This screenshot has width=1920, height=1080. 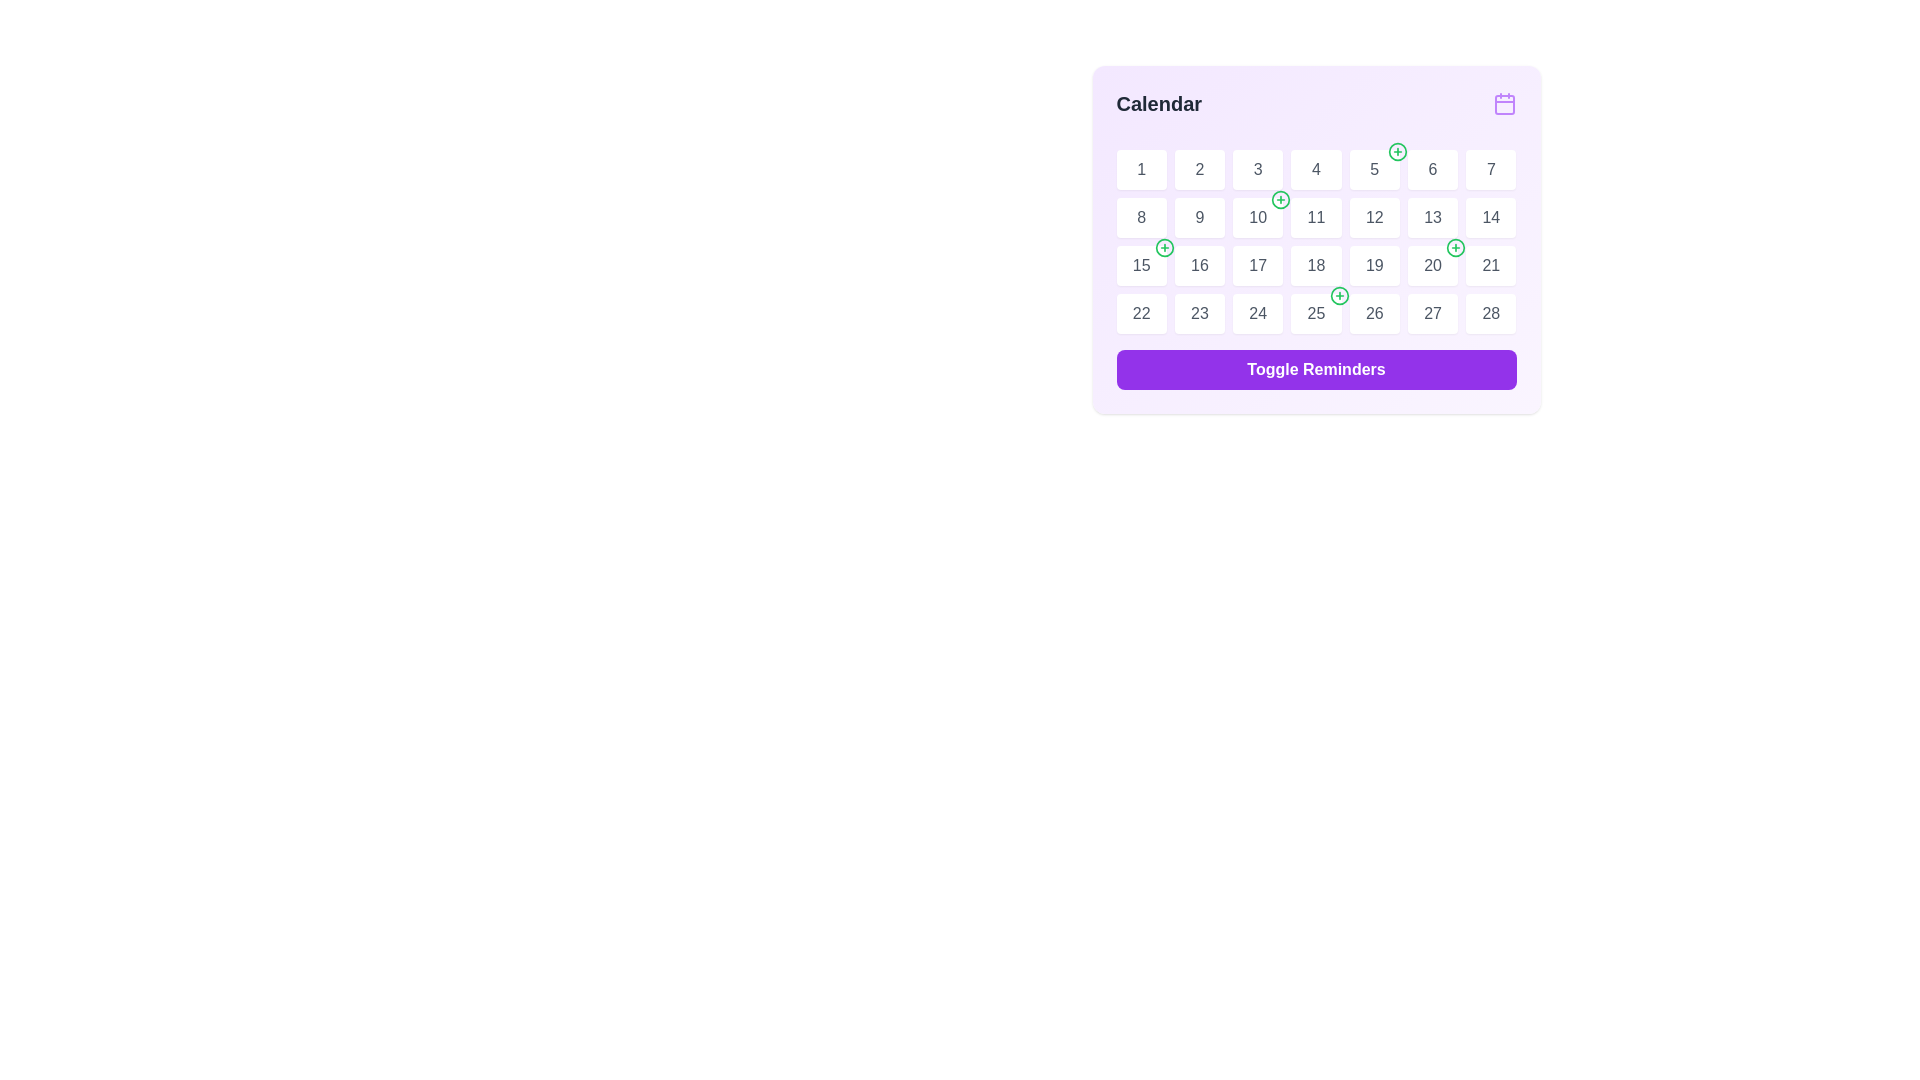 I want to click on the interactive day selection button for the date '24' in the calendar interface, so click(x=1257, y=313).